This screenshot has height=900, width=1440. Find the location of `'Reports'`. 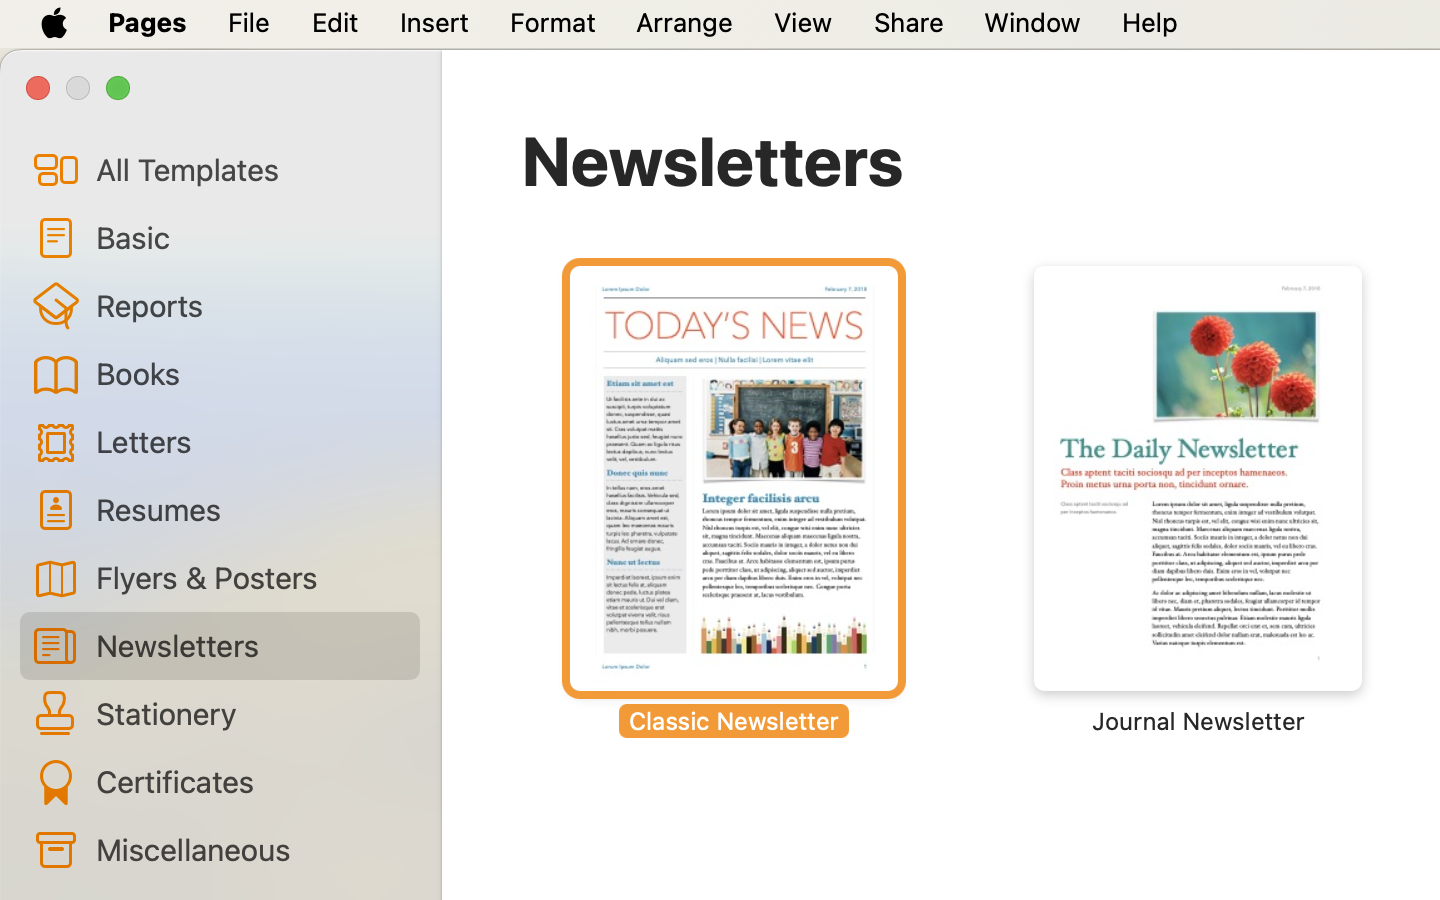

'Reports' is located at coordinates (248, 304).